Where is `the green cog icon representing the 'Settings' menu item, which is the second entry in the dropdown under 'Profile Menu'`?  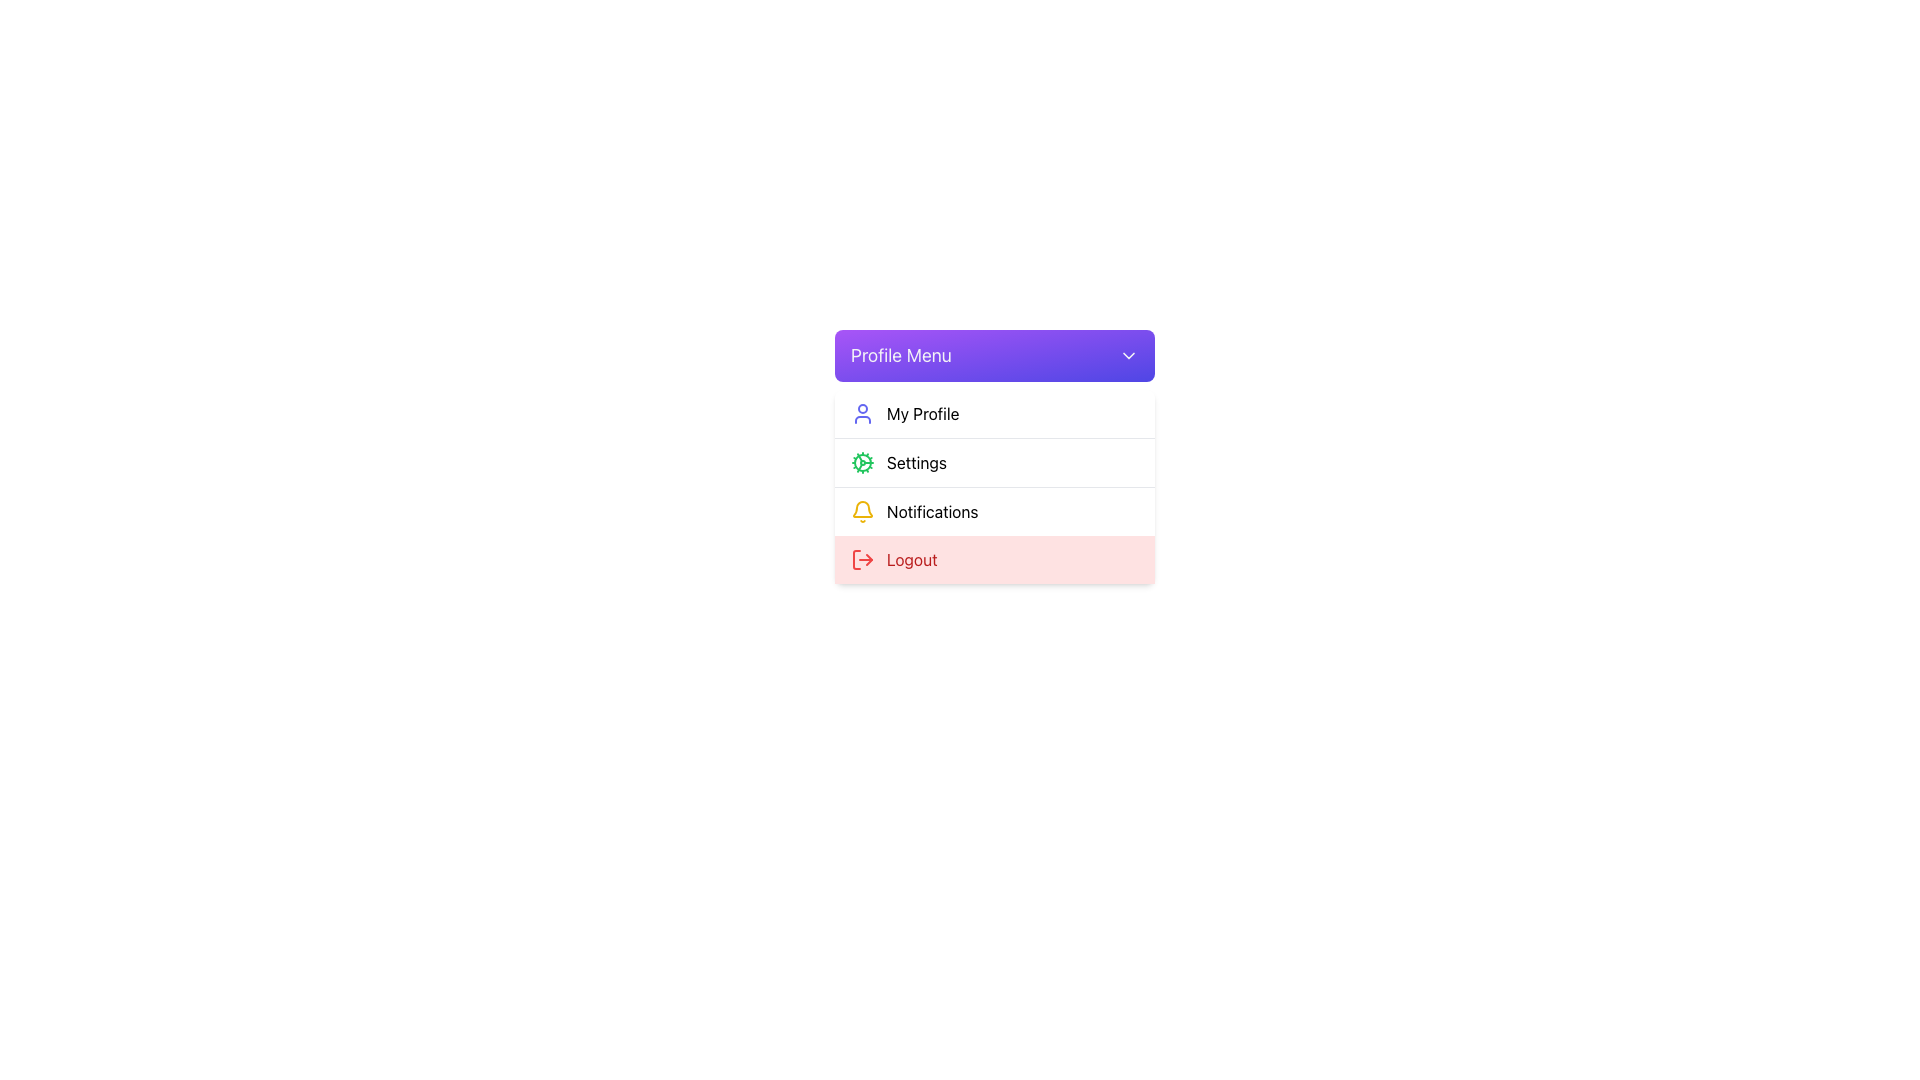
the green cog icon representing the 'Settings' menu item, which is the second entry in the dropdown under 'Profile Menu' is located at coordinates (863, 462).